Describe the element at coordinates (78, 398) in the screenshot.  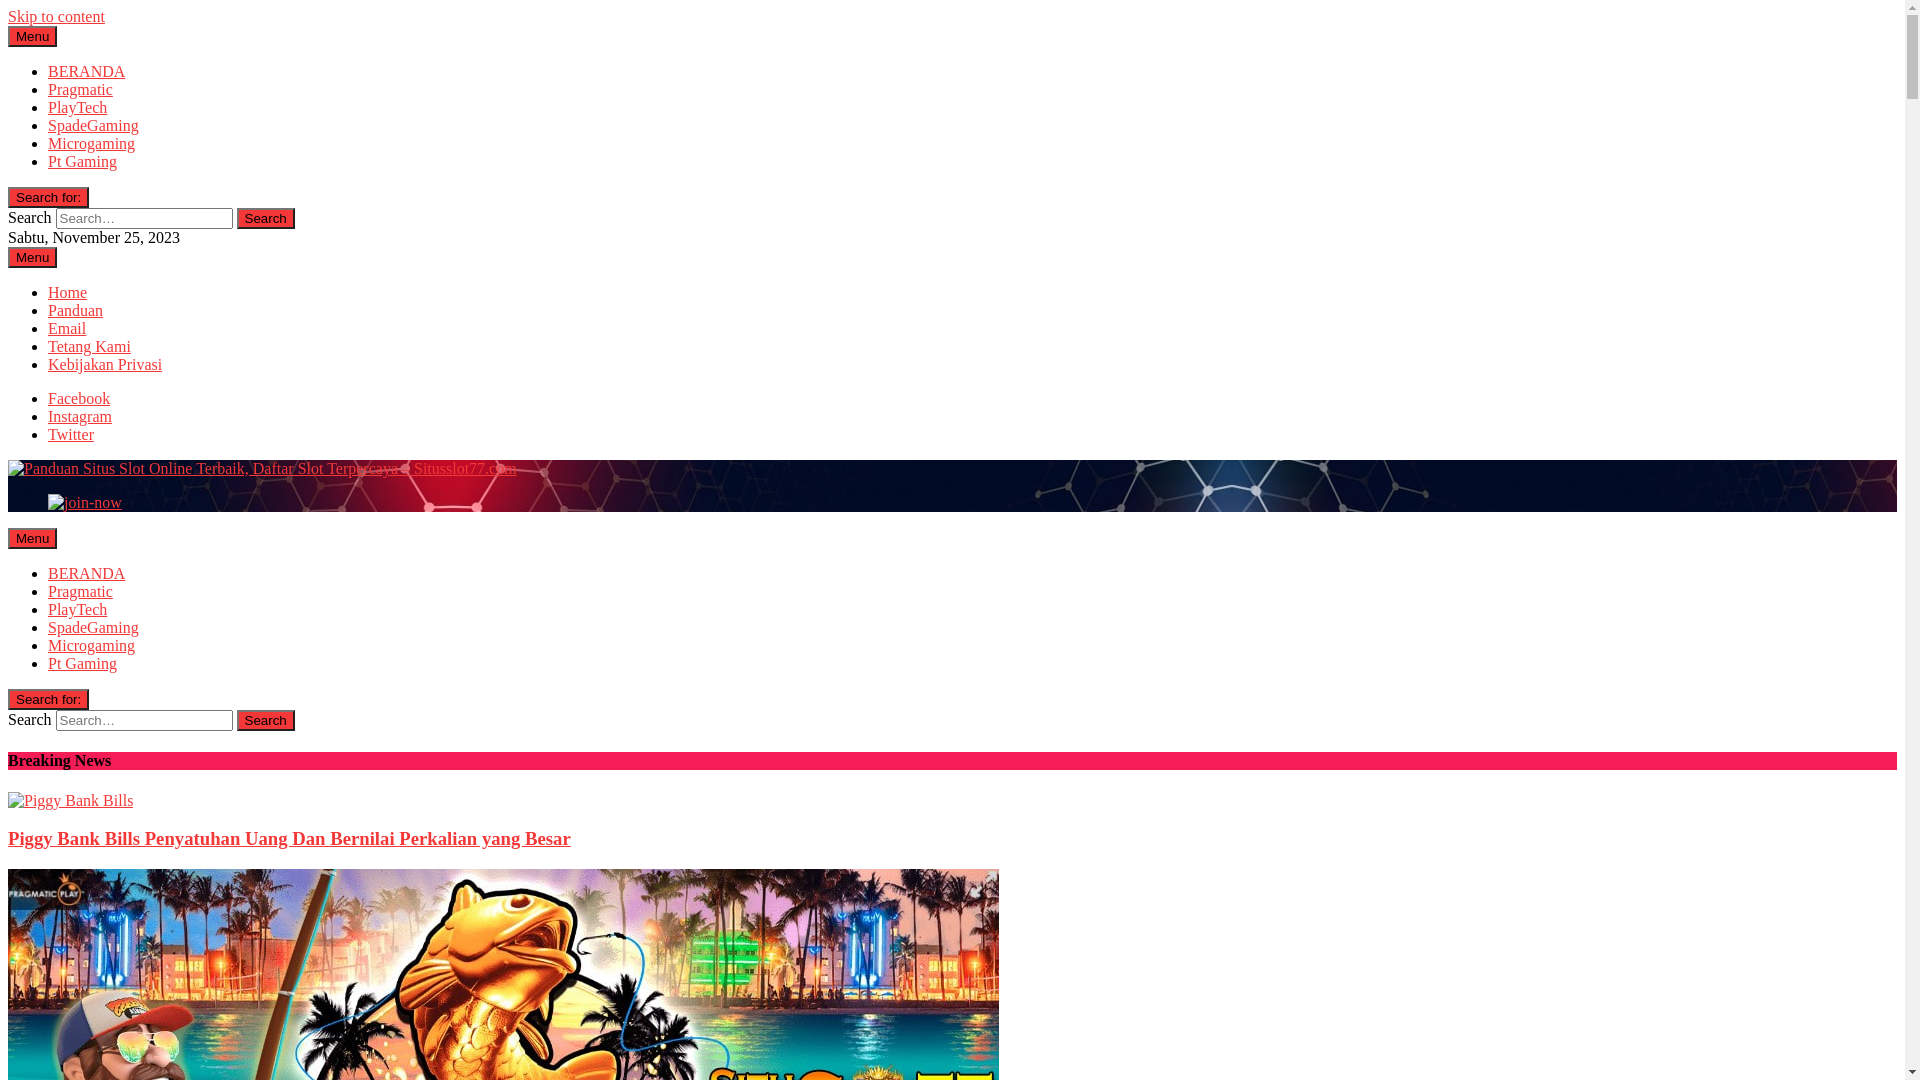
I see `'Facebook'` at that location.